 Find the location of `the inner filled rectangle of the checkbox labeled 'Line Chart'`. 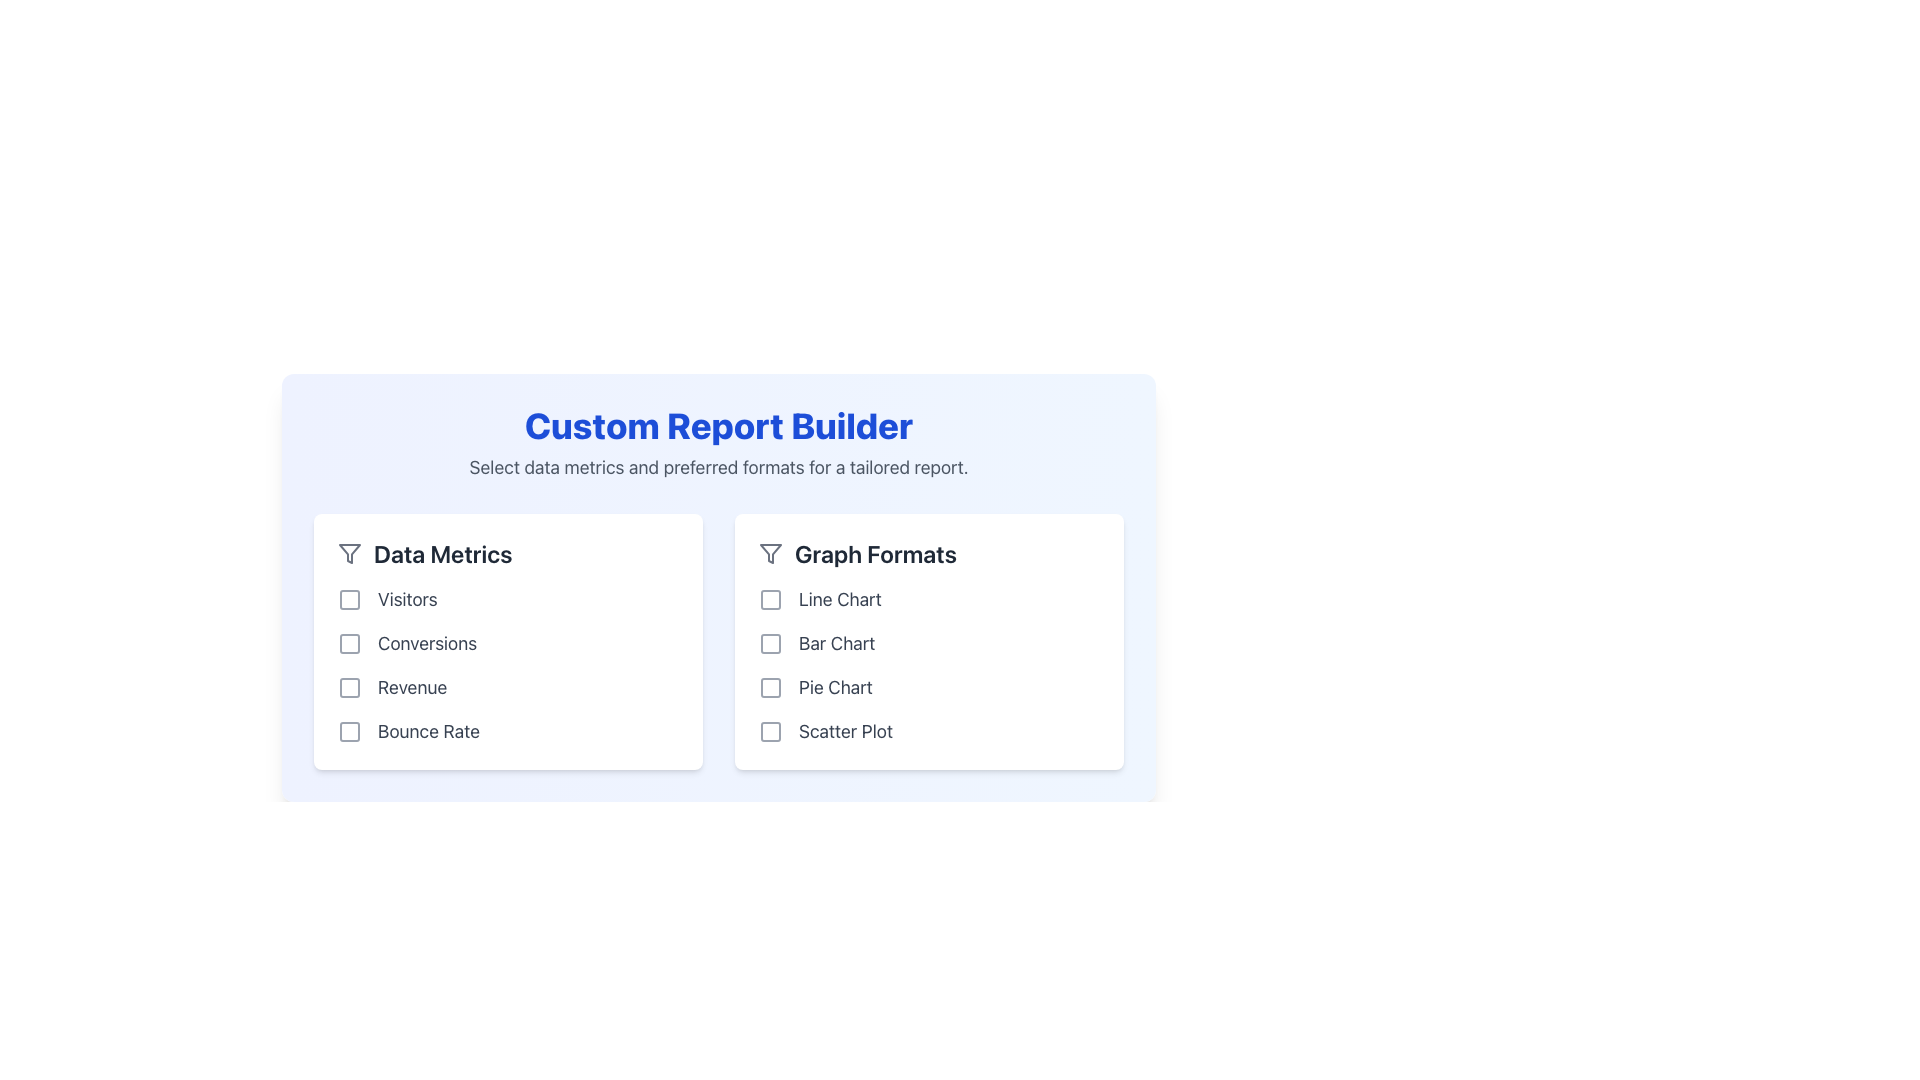

the inner filled rectangle of the checkbox labeled 'Line Chart' is located at coordinates (770, 599).